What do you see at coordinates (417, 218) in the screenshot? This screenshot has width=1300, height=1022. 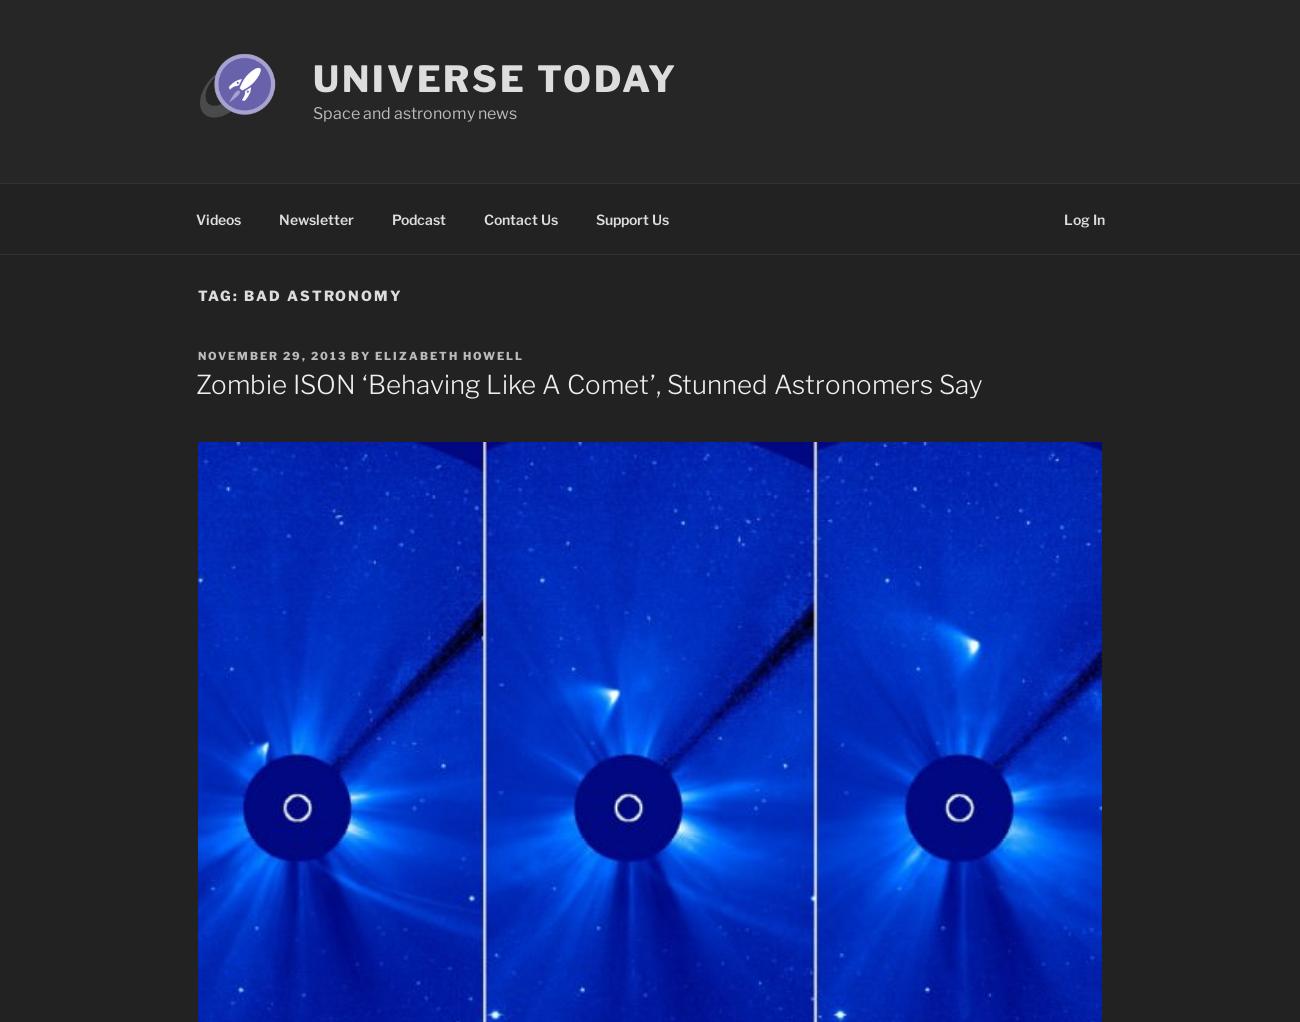 I see `'Podcast'` at bounding box center [417, 218].